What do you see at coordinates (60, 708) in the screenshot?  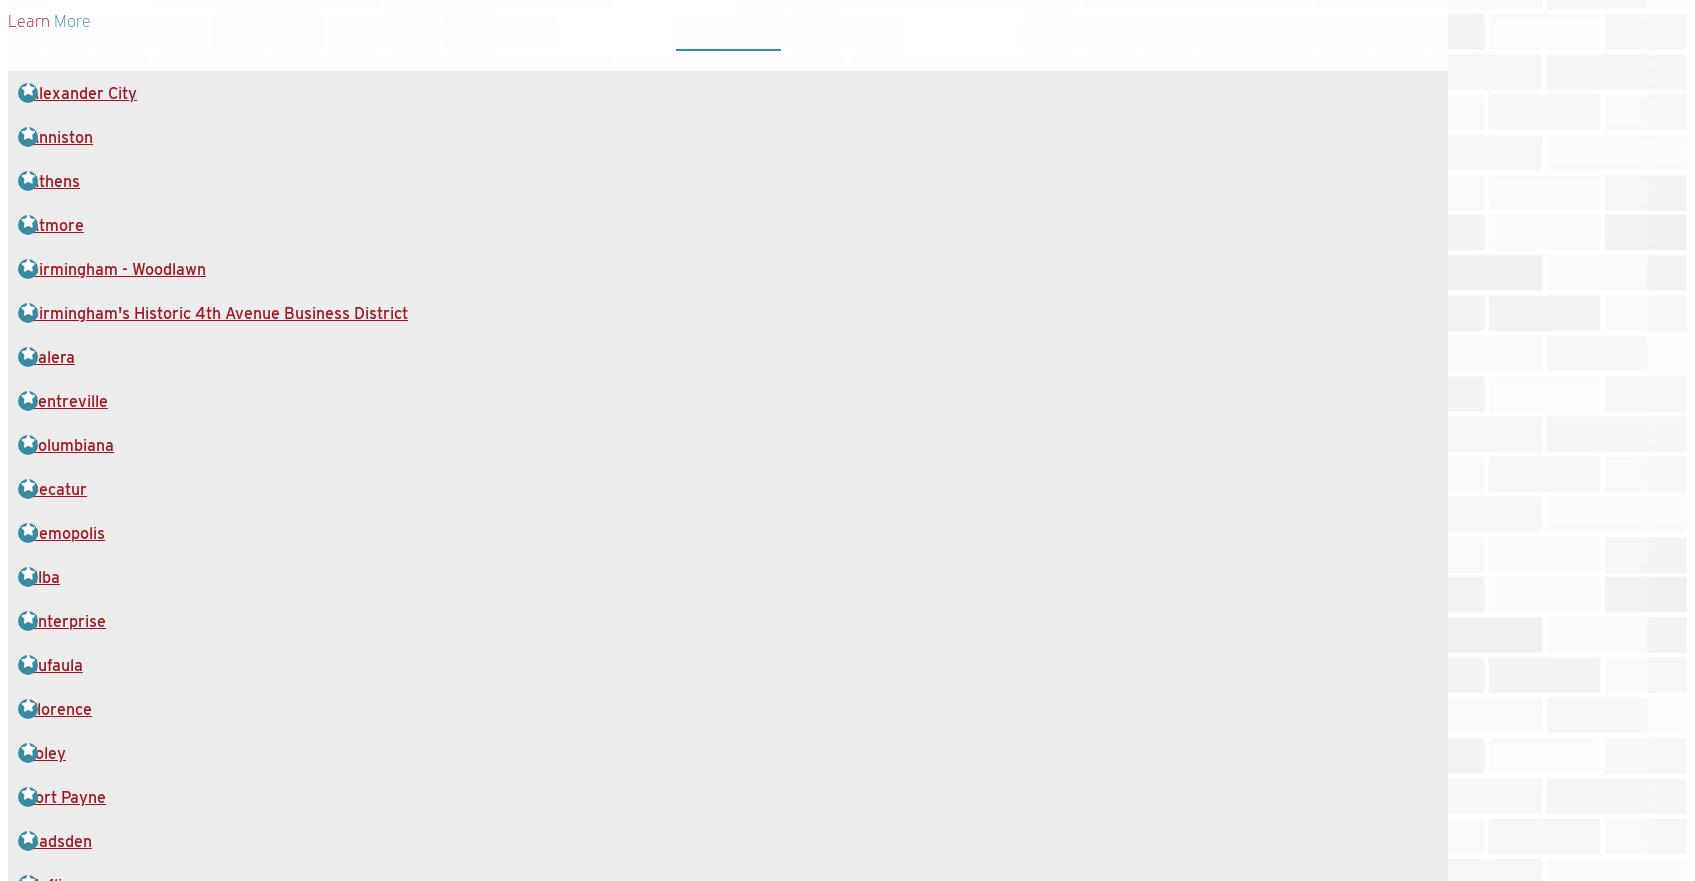 I see `'Florence'` at bounding box center [60, 708].